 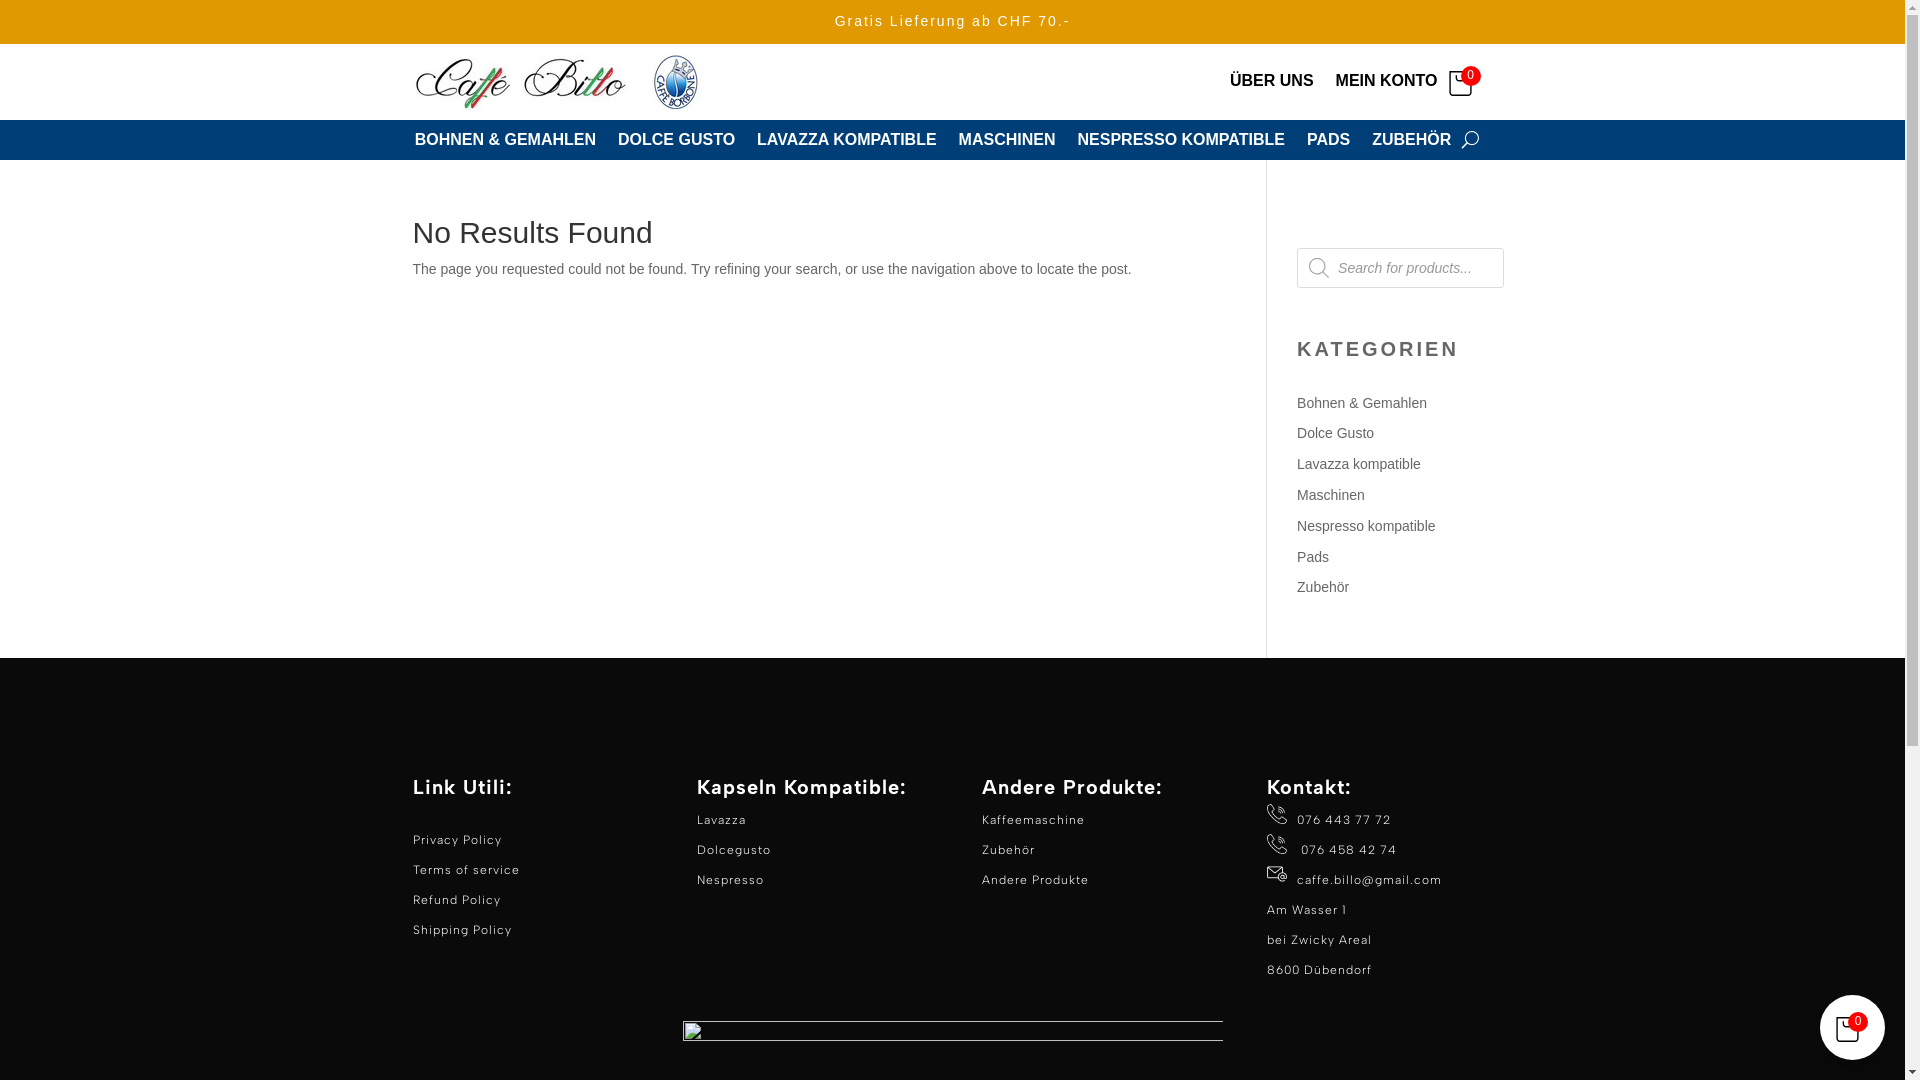 I want to click on 'Nespresso kompatible', so click(x=1296, y=524).